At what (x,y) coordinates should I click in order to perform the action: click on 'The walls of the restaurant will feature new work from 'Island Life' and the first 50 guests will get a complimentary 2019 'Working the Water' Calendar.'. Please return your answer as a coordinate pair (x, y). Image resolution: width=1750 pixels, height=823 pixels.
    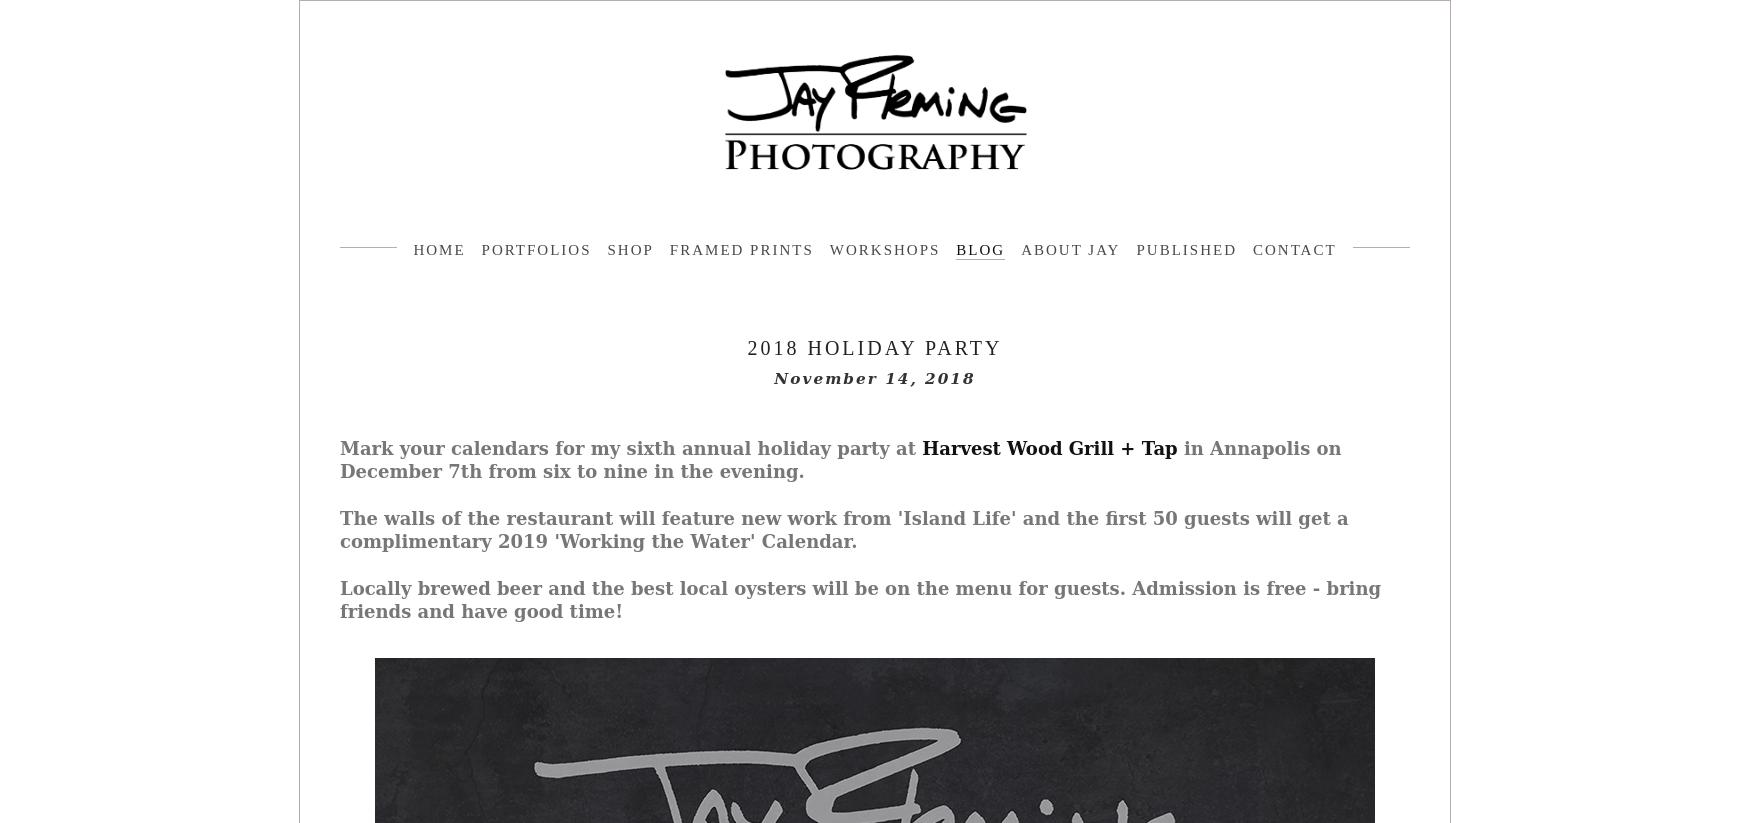
    Looking at the image, I should click on (847, 528).